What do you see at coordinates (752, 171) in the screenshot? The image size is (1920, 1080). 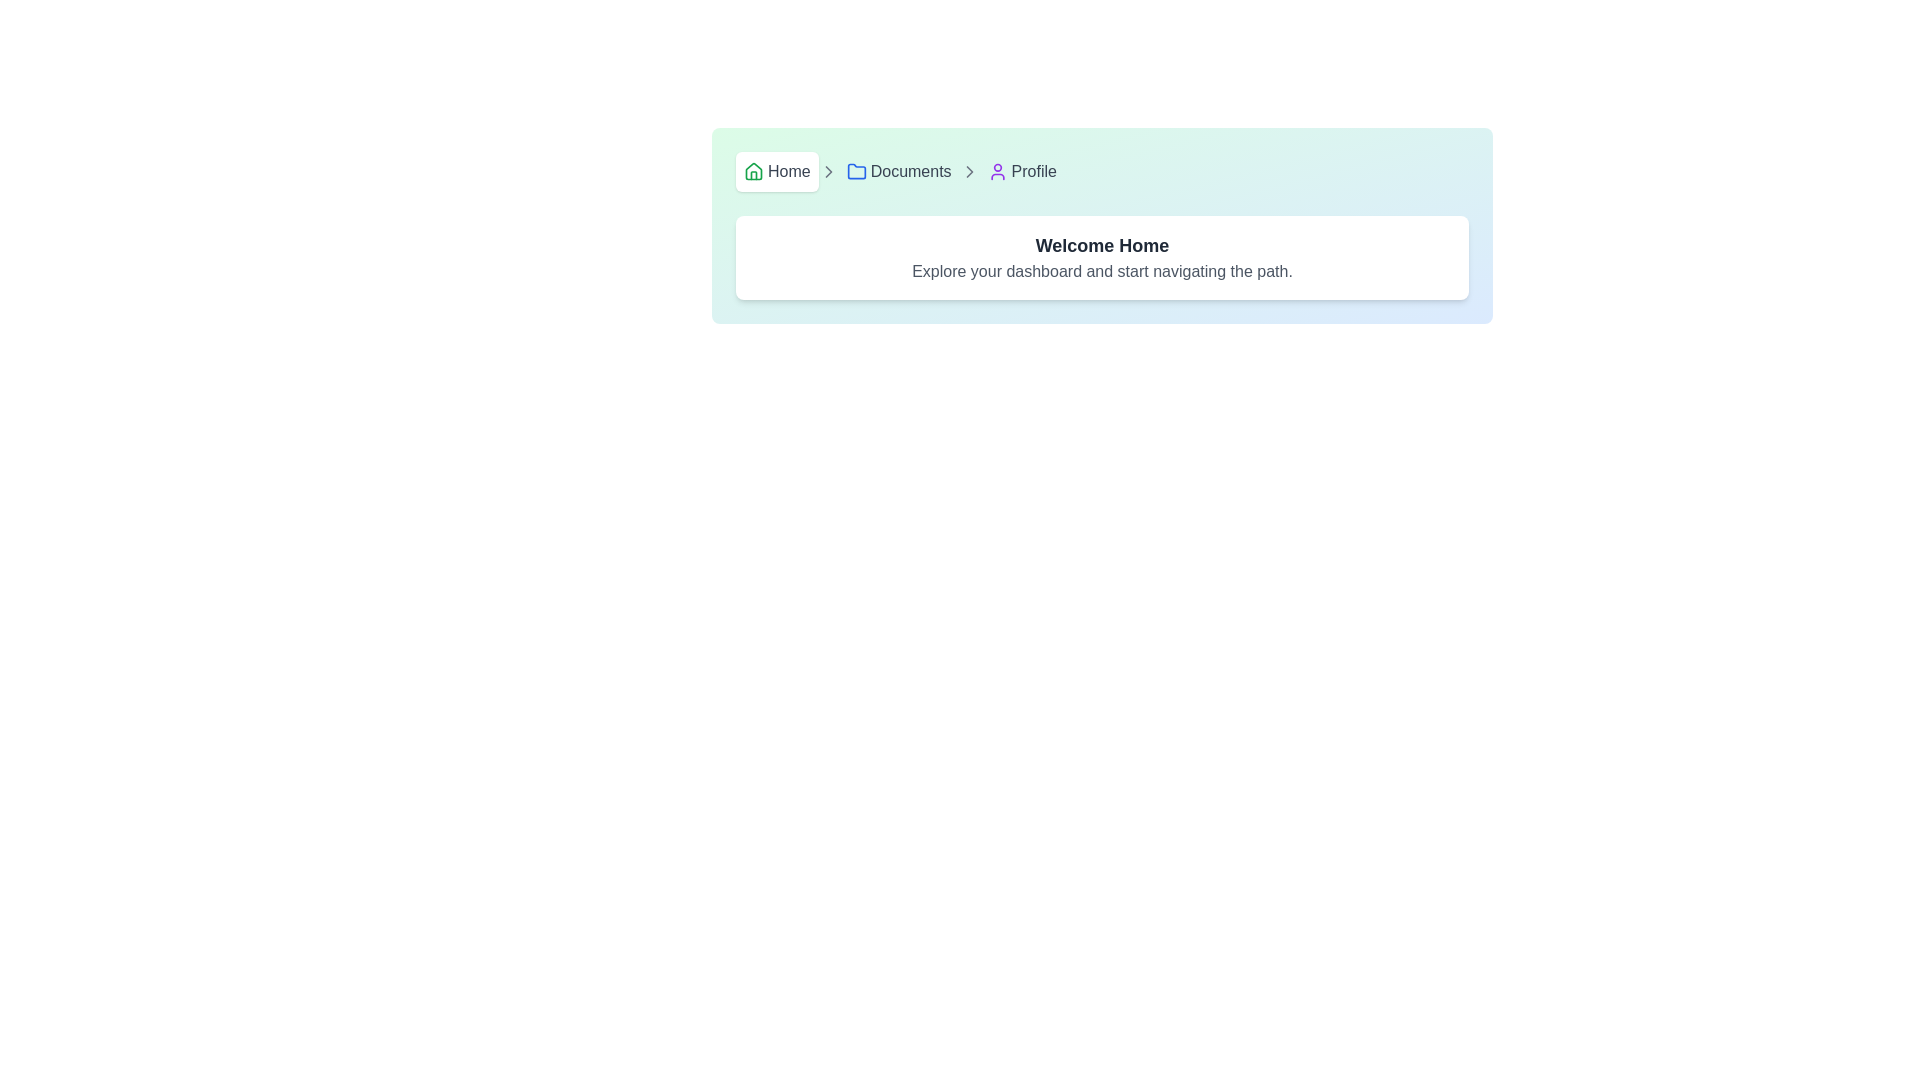 I see `the green house-shaped icon on the leftmost side of the navigation bar` at bounding box center [752, 171].